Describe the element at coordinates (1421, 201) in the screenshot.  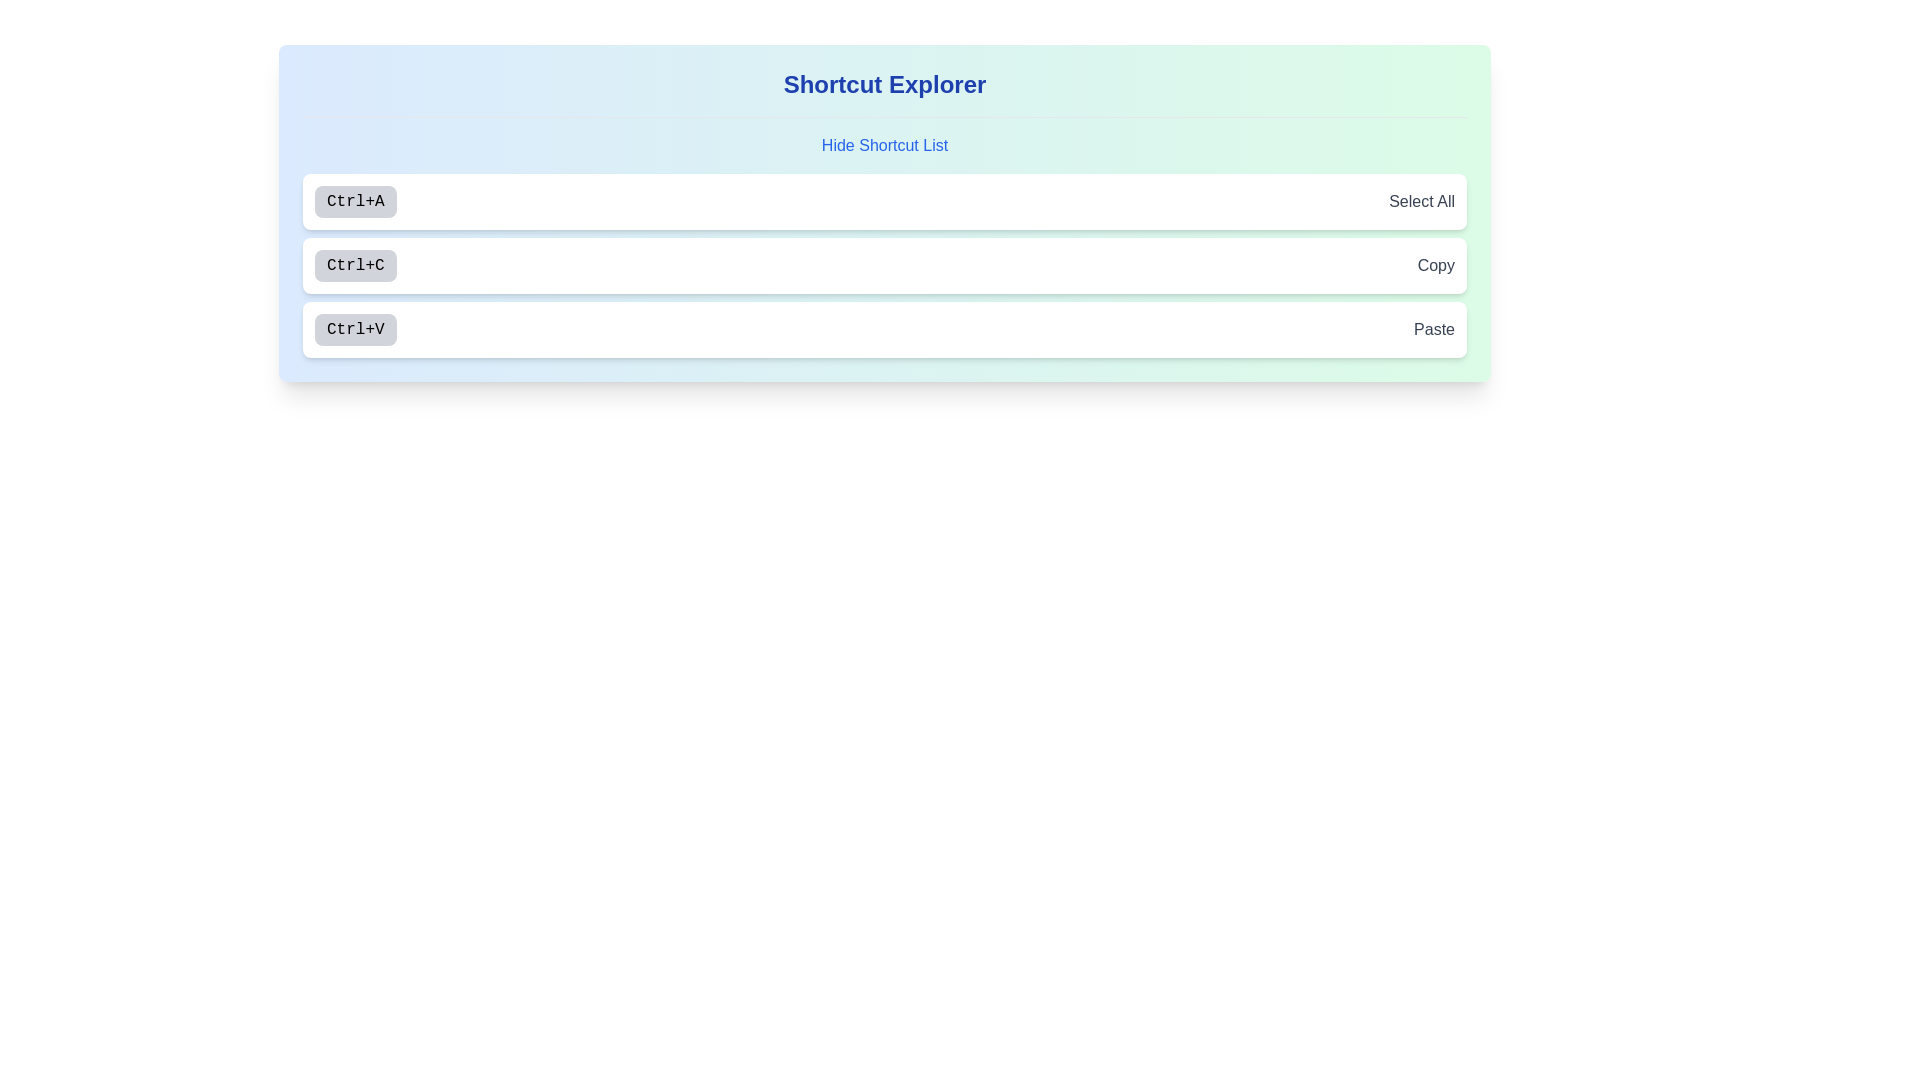
I see `the text label that displays 'Select All' in gray, positioned to the right of the 'Ctrl+A' label` at that location.